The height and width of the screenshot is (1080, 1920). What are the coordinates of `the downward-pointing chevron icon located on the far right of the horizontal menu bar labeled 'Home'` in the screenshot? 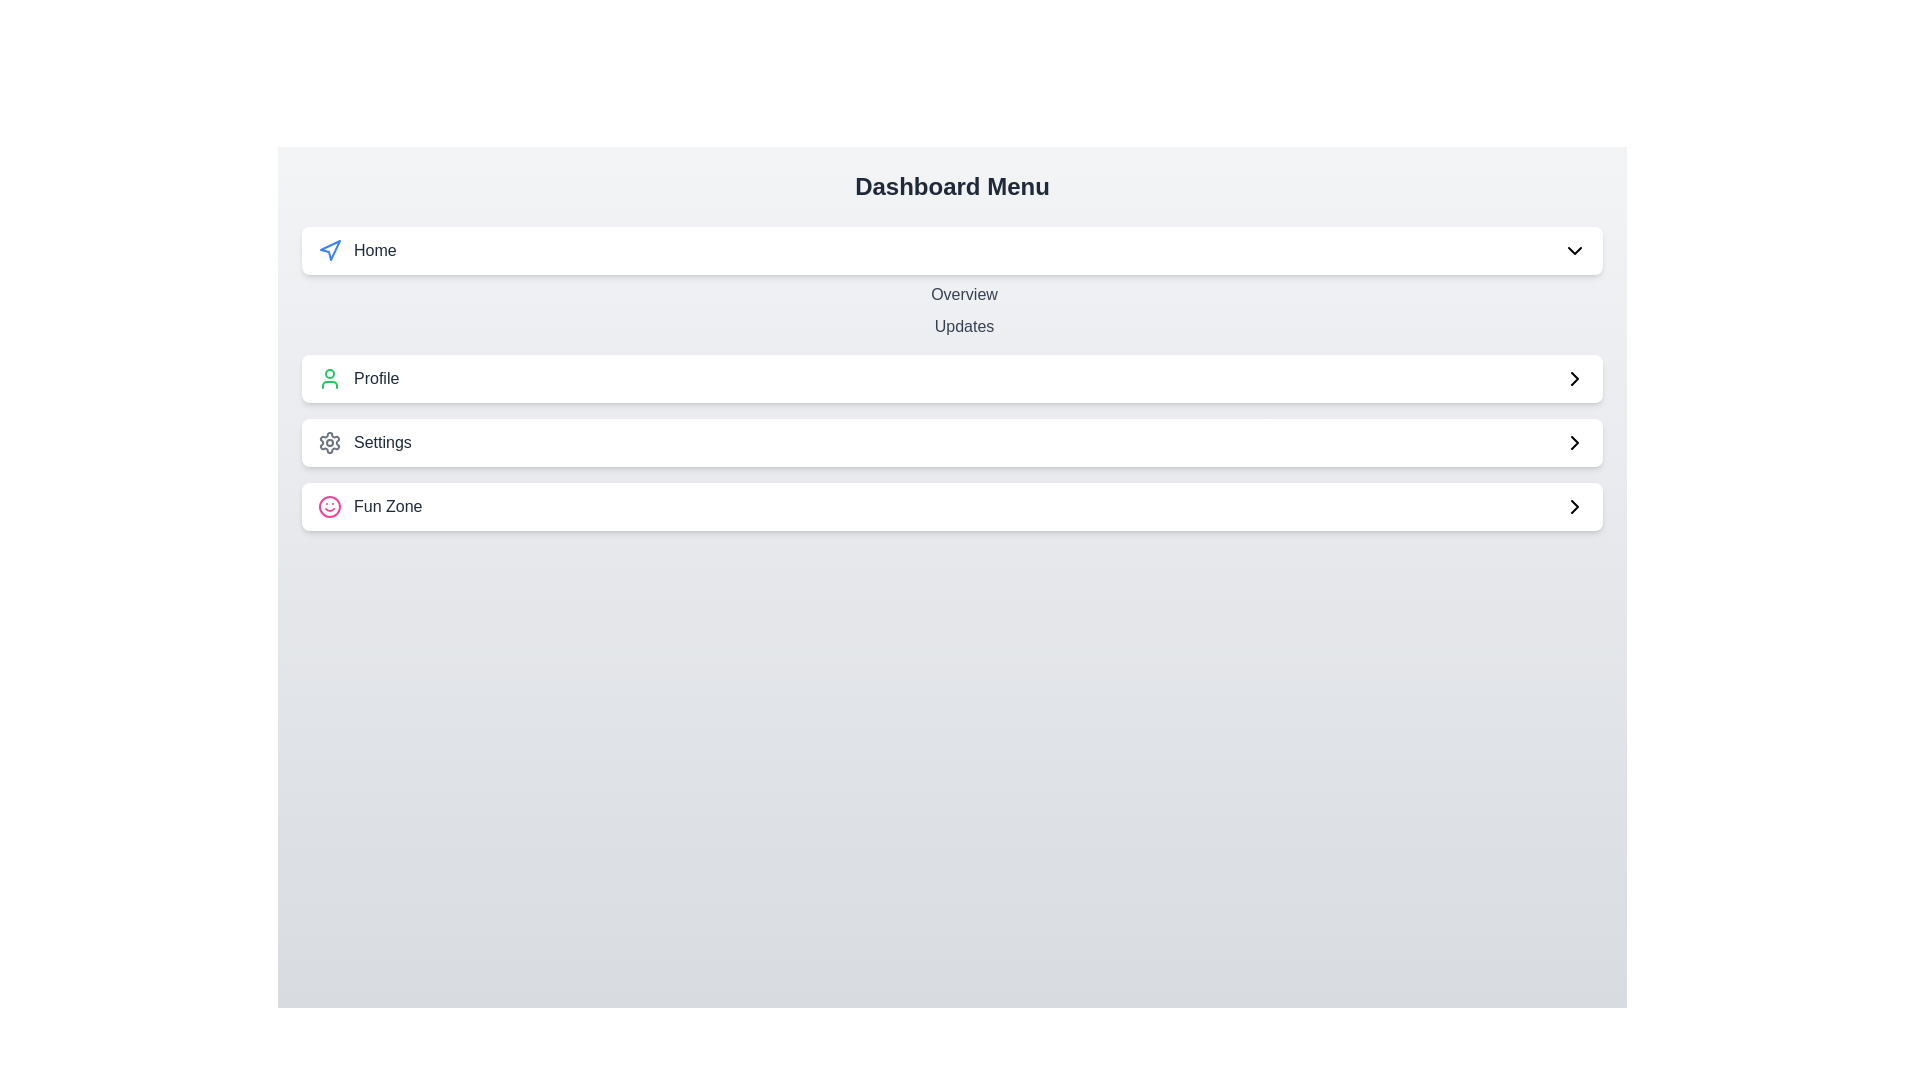 It's located at (1573, 249).